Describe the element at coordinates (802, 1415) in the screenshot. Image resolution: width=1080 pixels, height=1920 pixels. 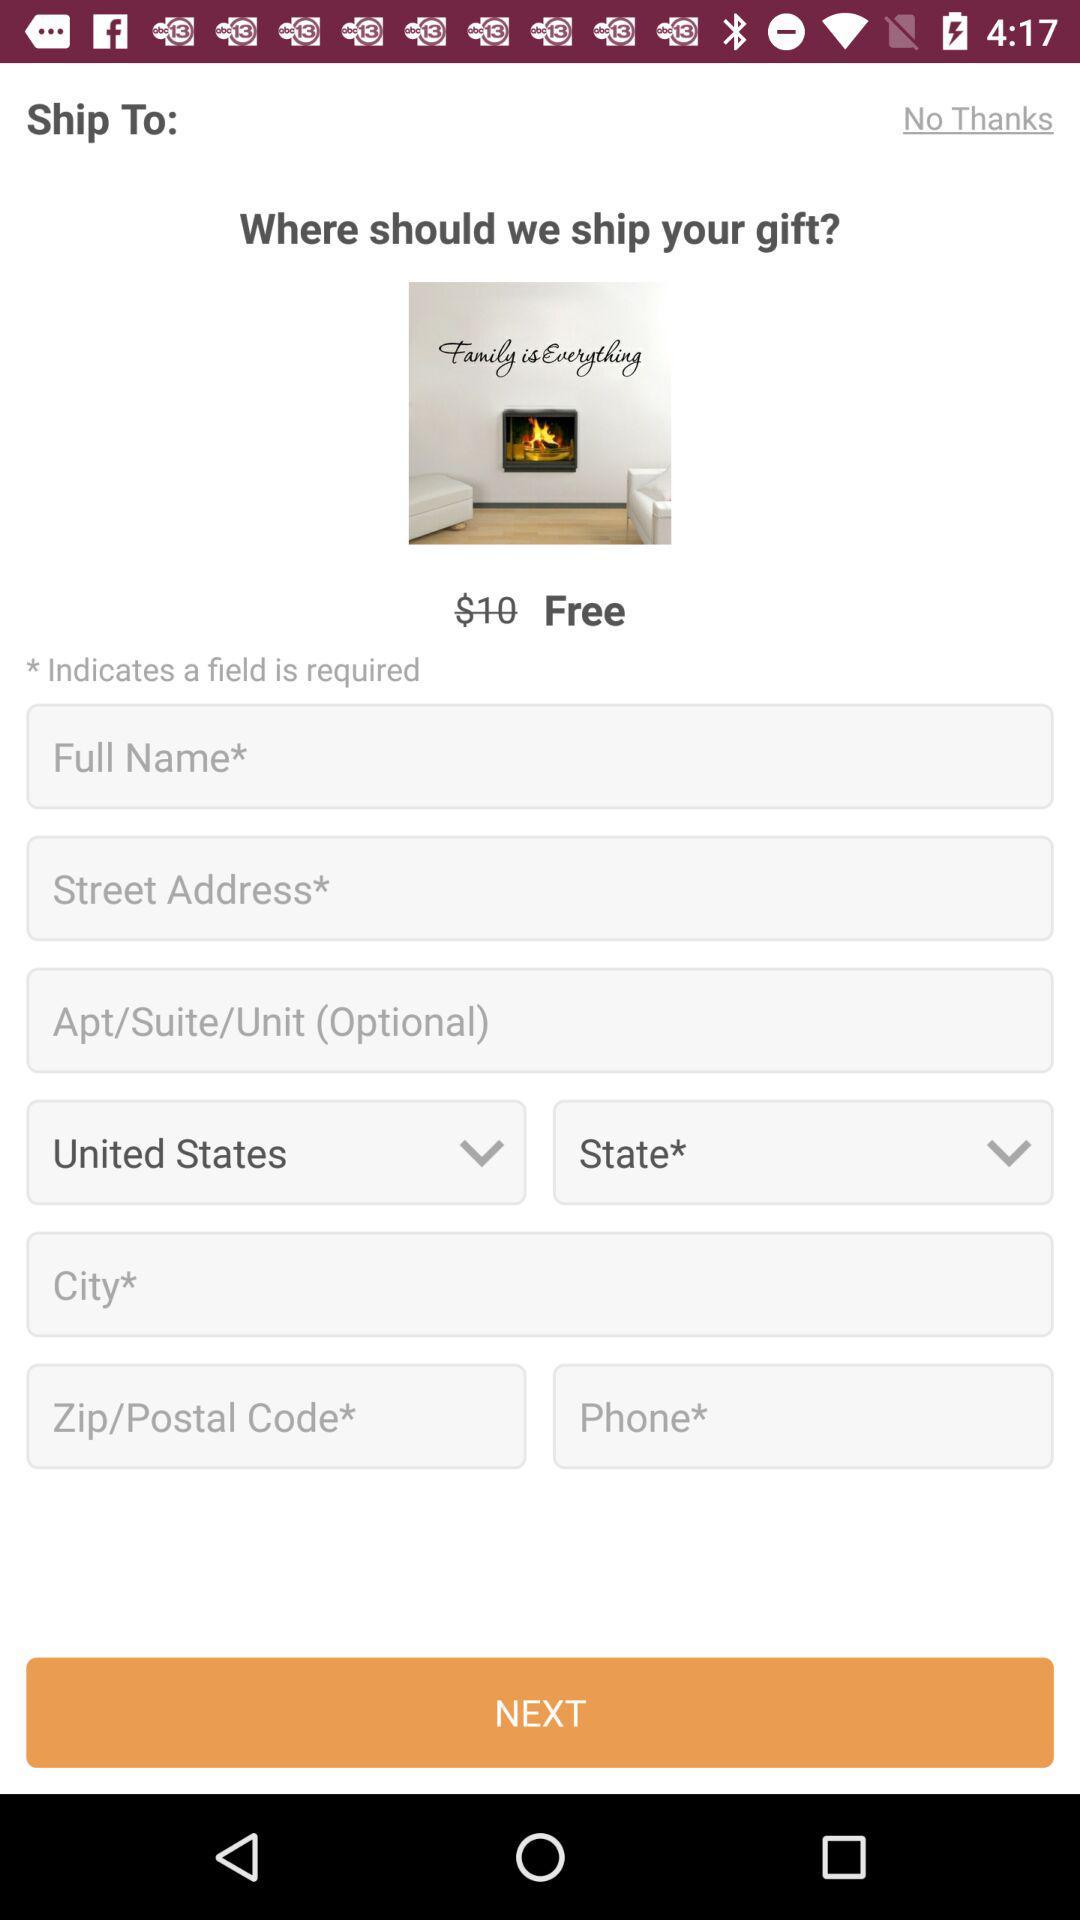
I see `the phone field` at that location.